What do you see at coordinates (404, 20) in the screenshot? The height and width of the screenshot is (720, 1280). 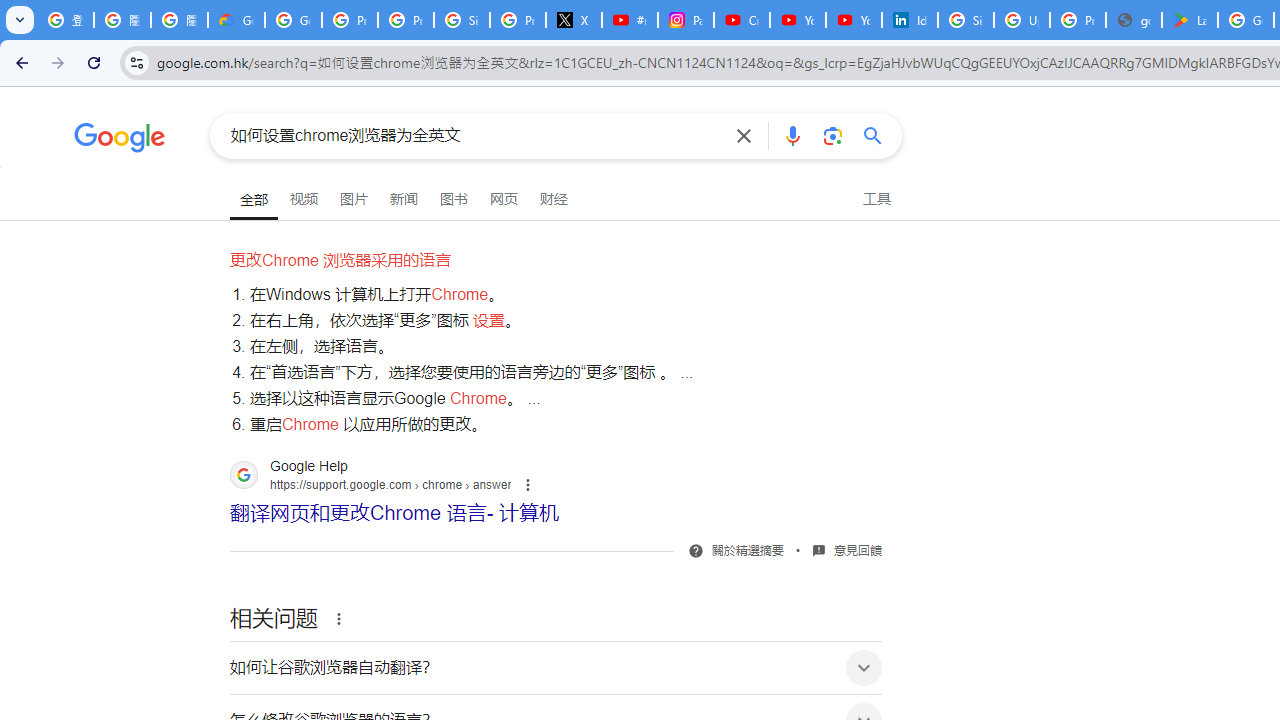 I see `'Privacy Help Center - Policies Help'` at bounding box center [404, 20].